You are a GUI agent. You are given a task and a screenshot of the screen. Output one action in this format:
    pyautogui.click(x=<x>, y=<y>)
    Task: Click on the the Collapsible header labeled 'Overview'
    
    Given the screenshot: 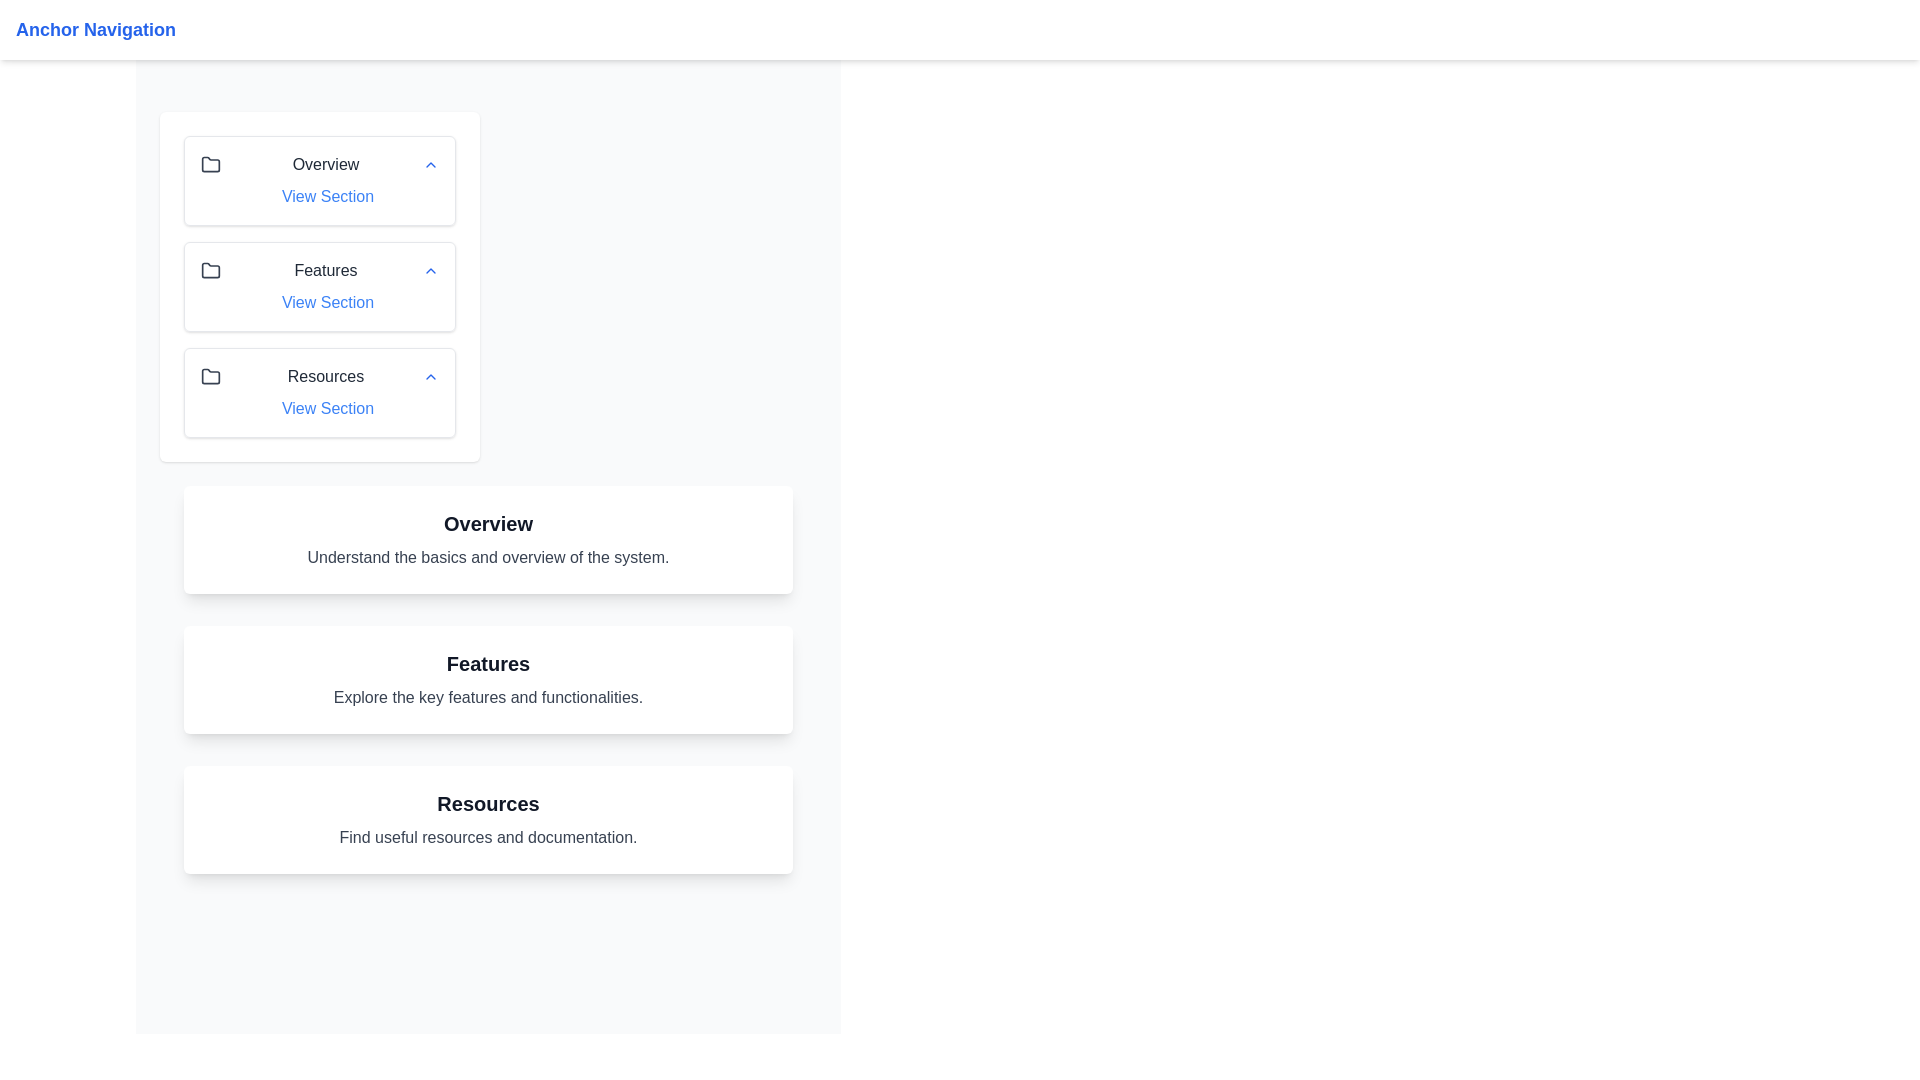 What is the action you would take?
    pyautogui.click(x=320, y=164)
    